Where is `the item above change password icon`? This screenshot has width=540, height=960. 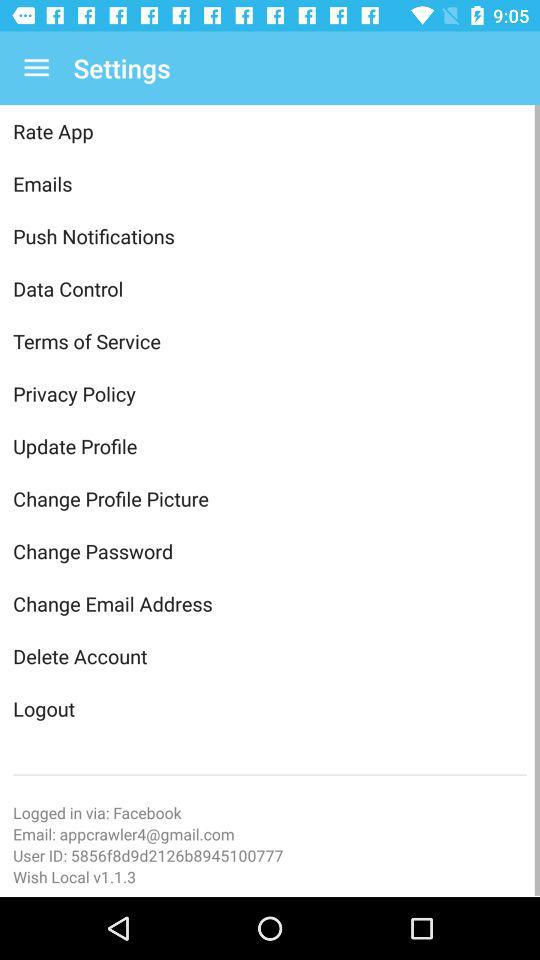 the item above change password icon is located at coordinates (270, 497).